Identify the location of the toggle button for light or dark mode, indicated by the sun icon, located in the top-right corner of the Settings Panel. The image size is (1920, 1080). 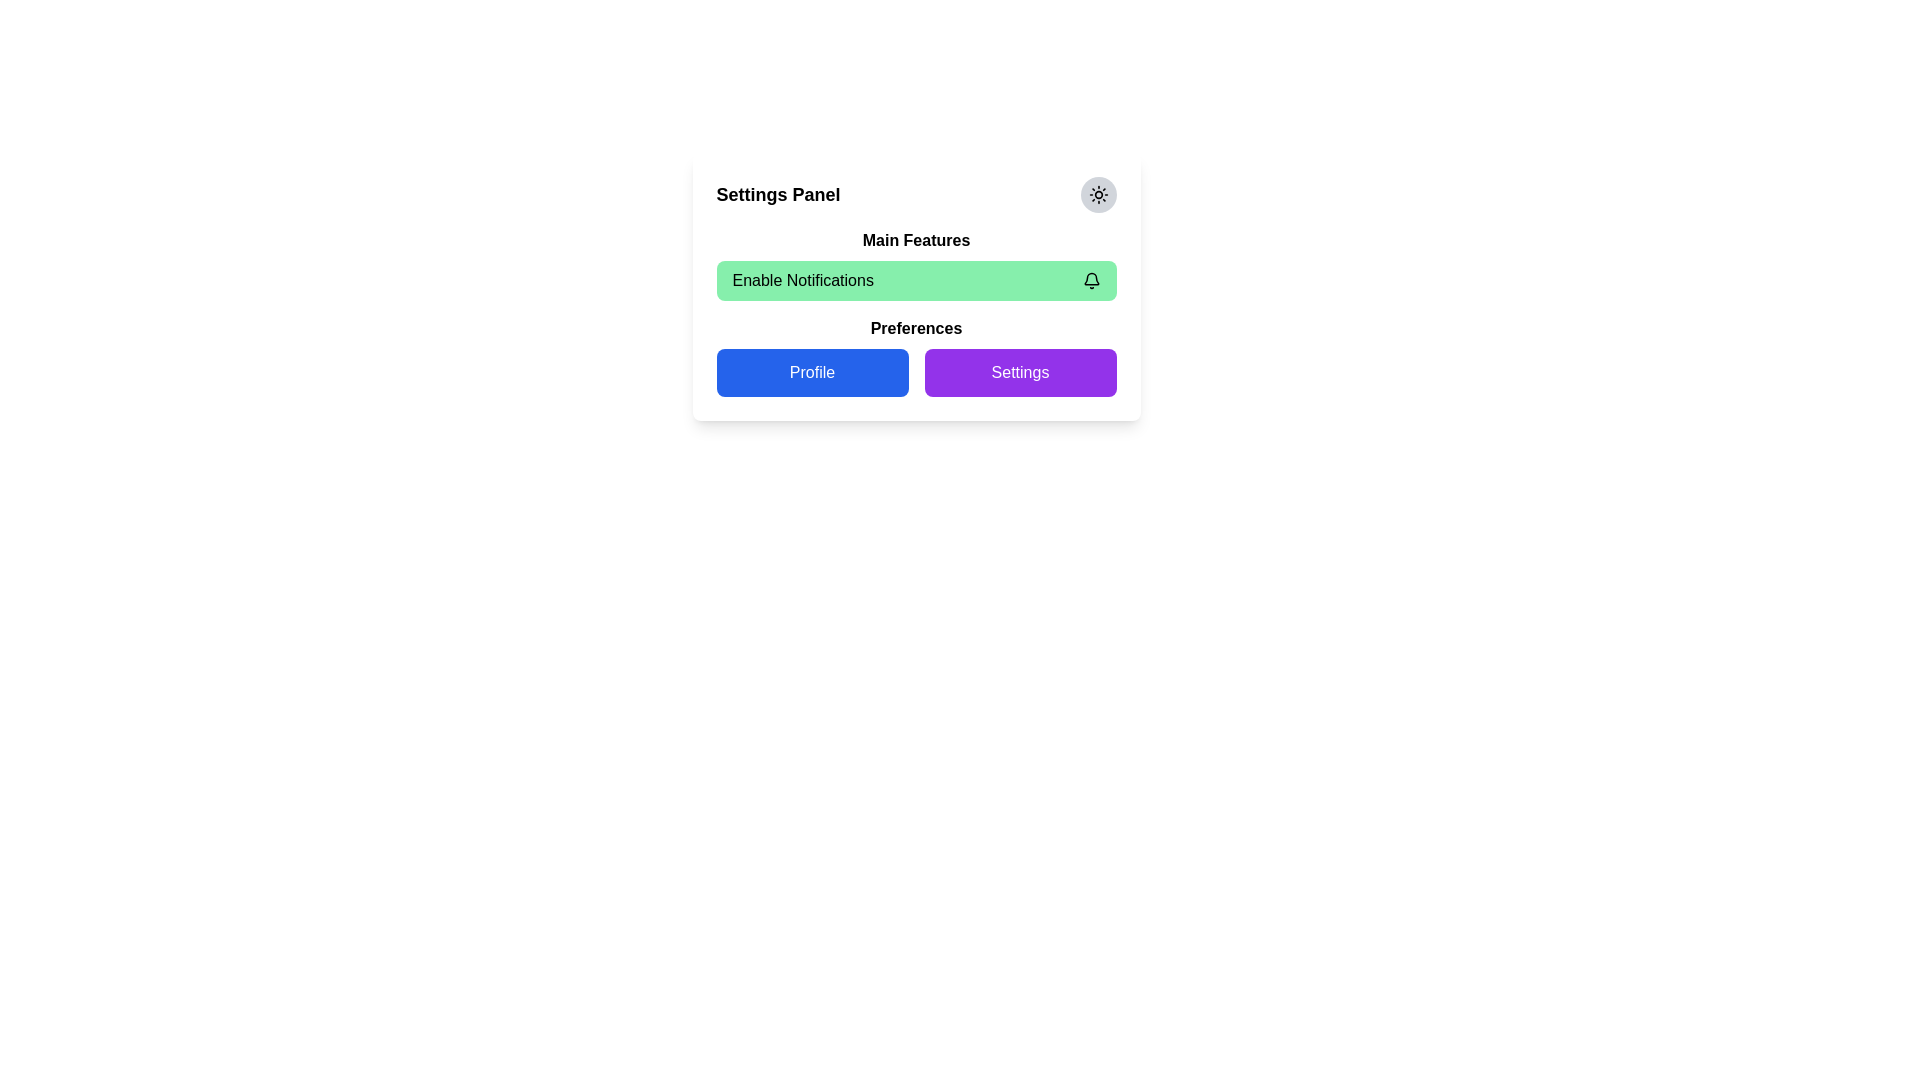
(1097, 195).